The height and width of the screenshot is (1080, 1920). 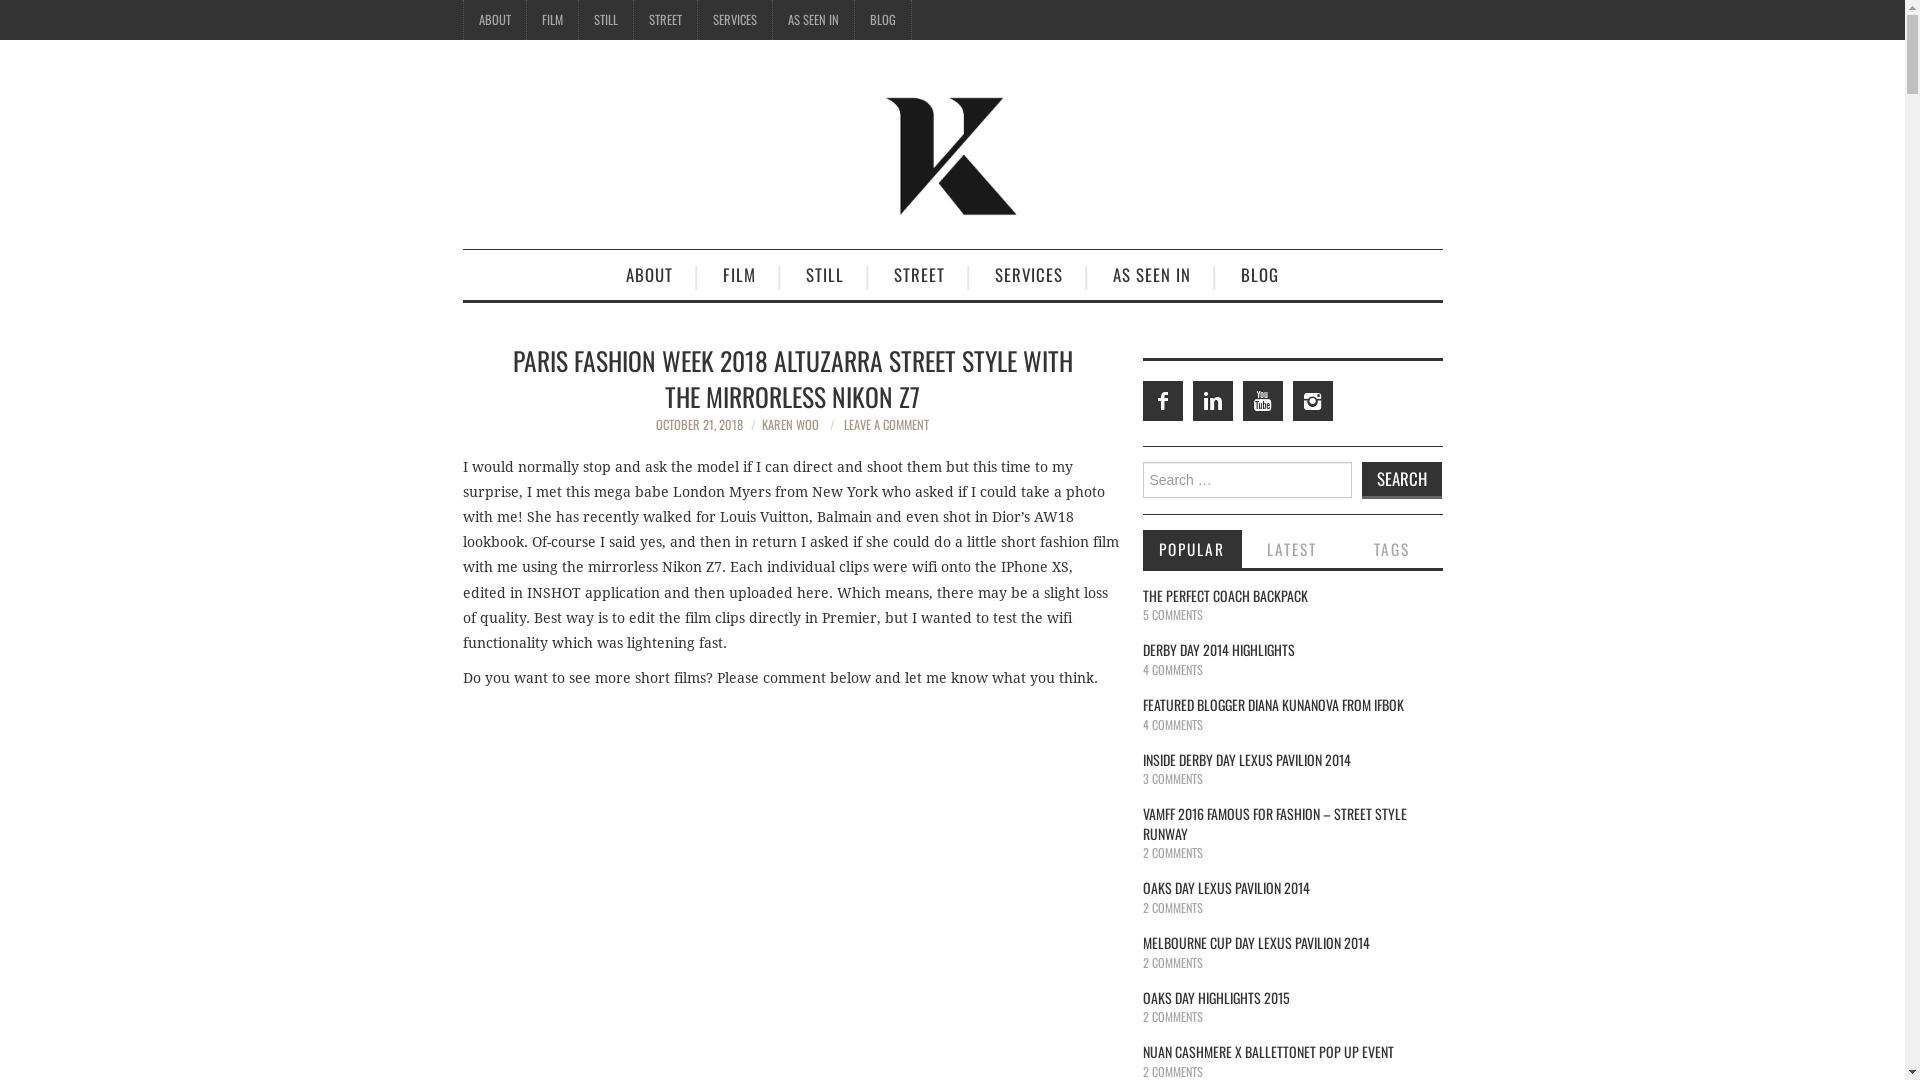 I want to click on 'THE PERFECT COACH BACKPACK', so click(x=1223, y=594).